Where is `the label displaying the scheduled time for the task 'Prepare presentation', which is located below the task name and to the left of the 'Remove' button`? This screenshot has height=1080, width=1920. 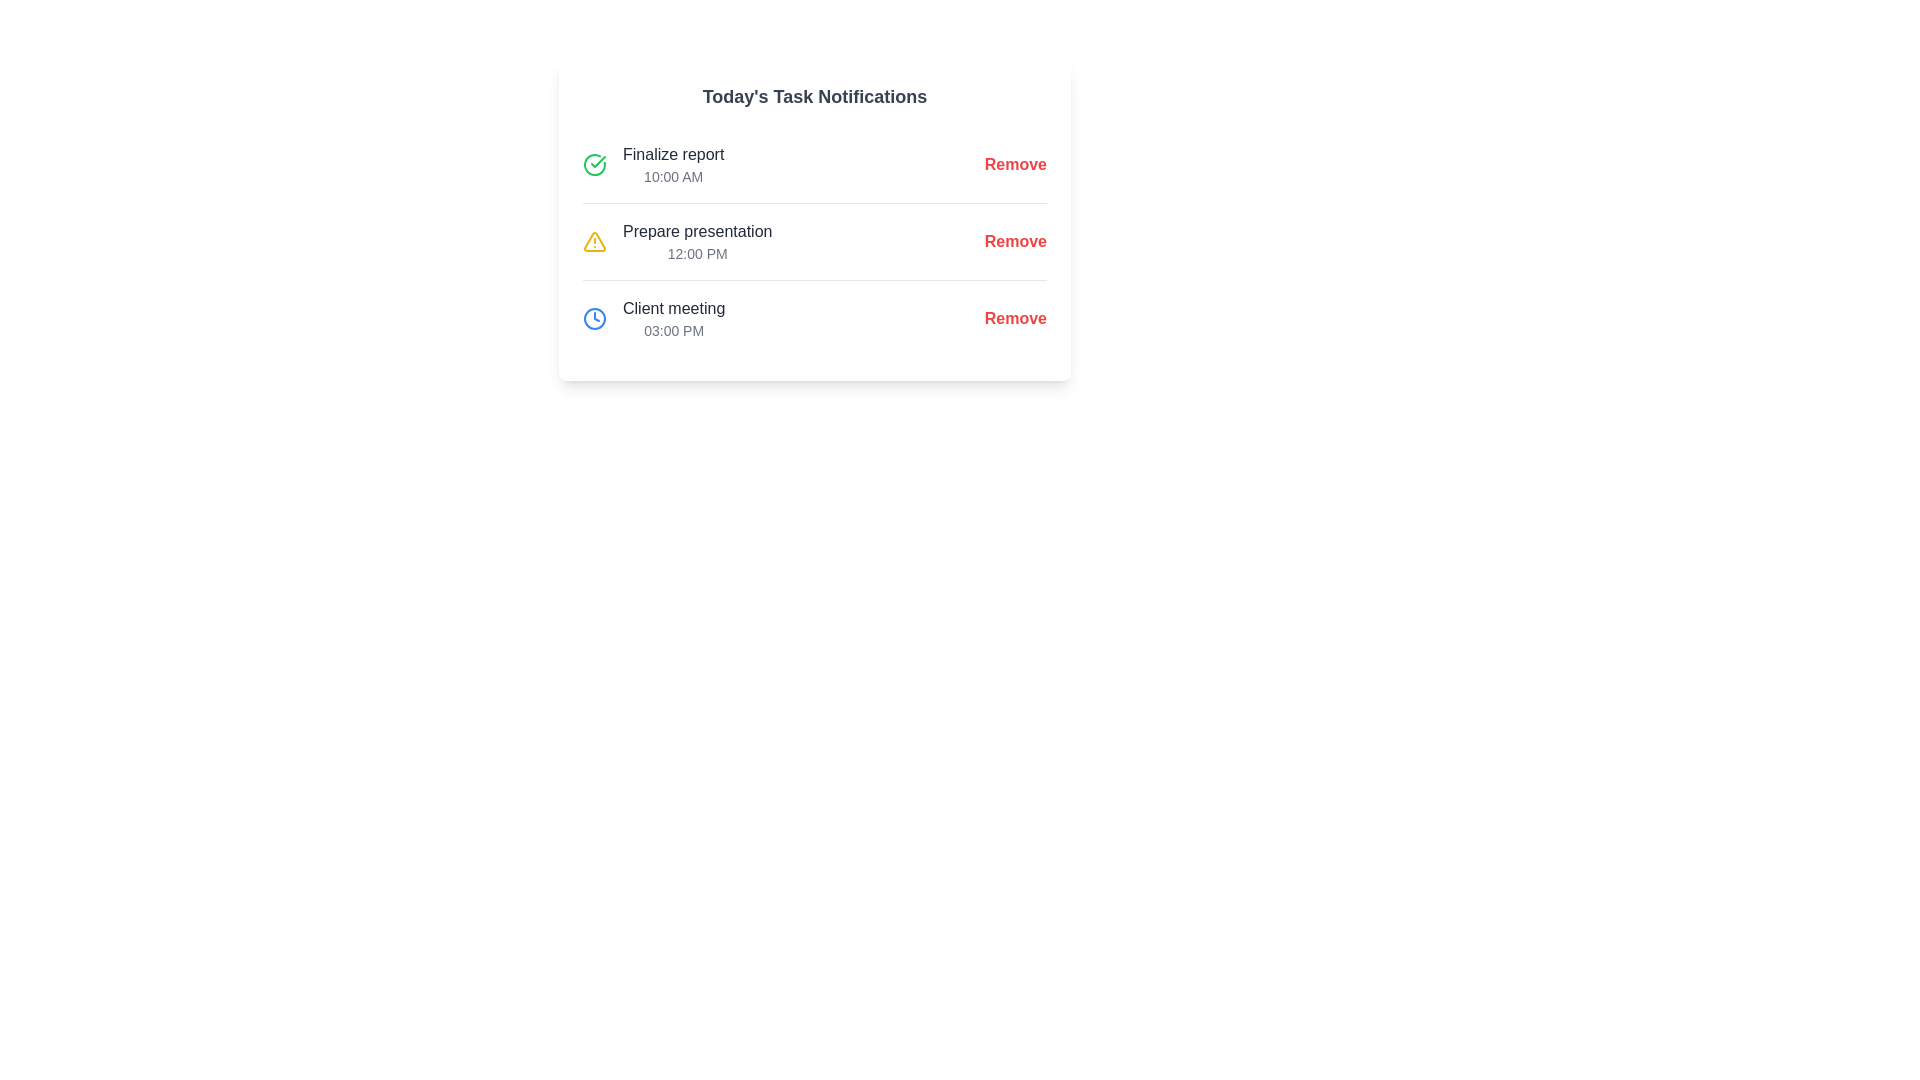
the label displaying the scheduled time for the task 'Prepare presentation', which is located below the task name and to the left of the 'Remove' button is located at coordinates (697, 253).